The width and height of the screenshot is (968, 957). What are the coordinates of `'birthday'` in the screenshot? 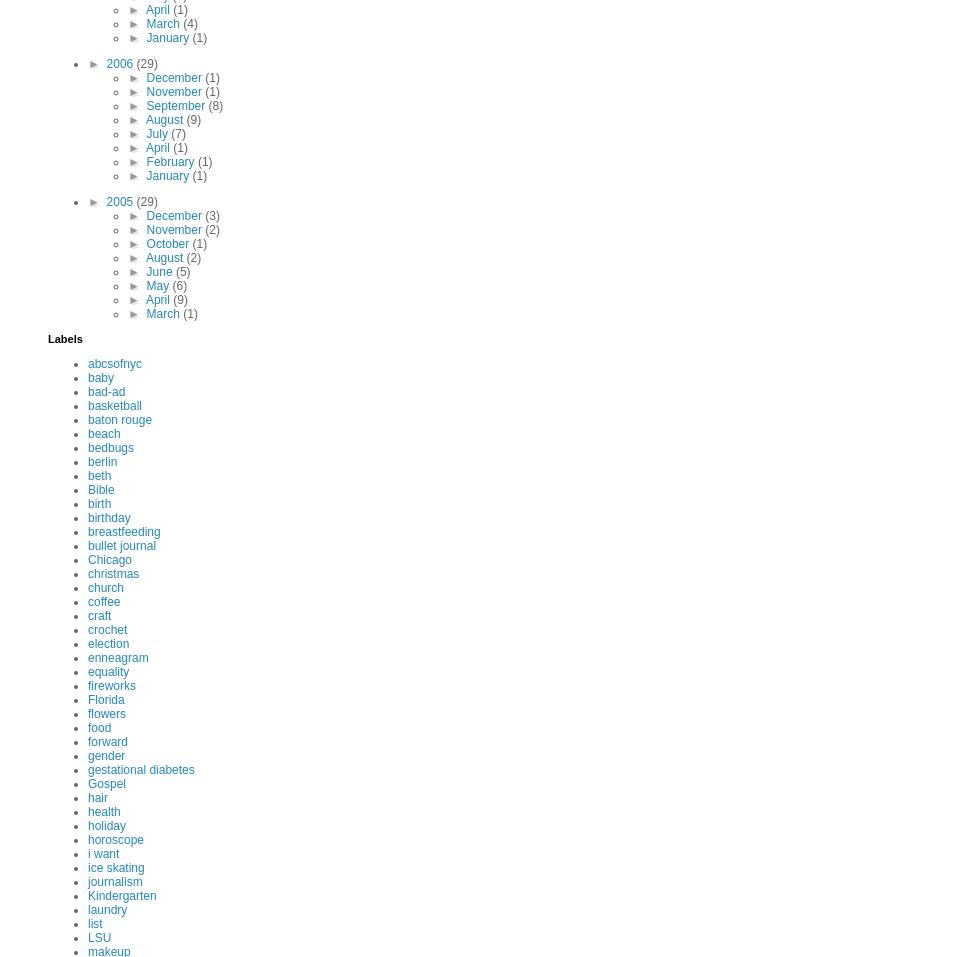 It's located at (108, 518).